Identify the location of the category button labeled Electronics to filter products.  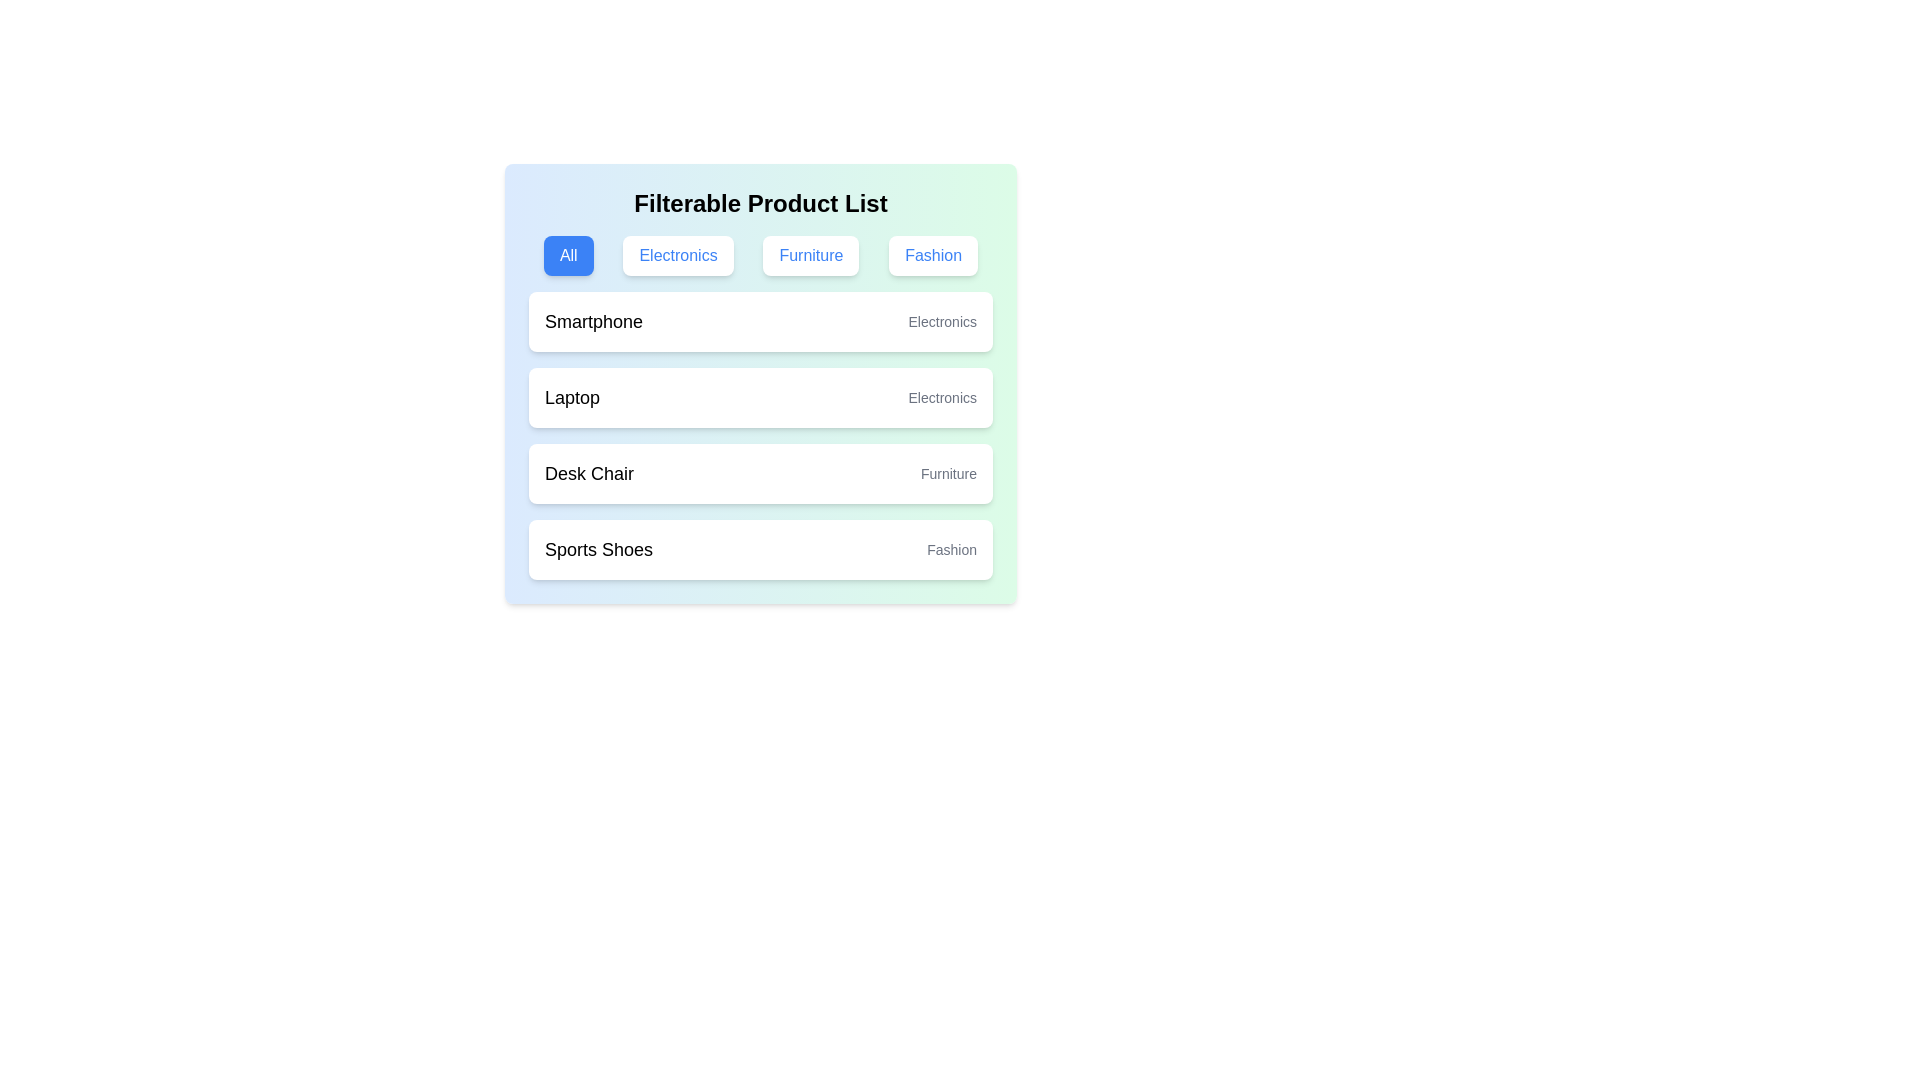
(678, 254).